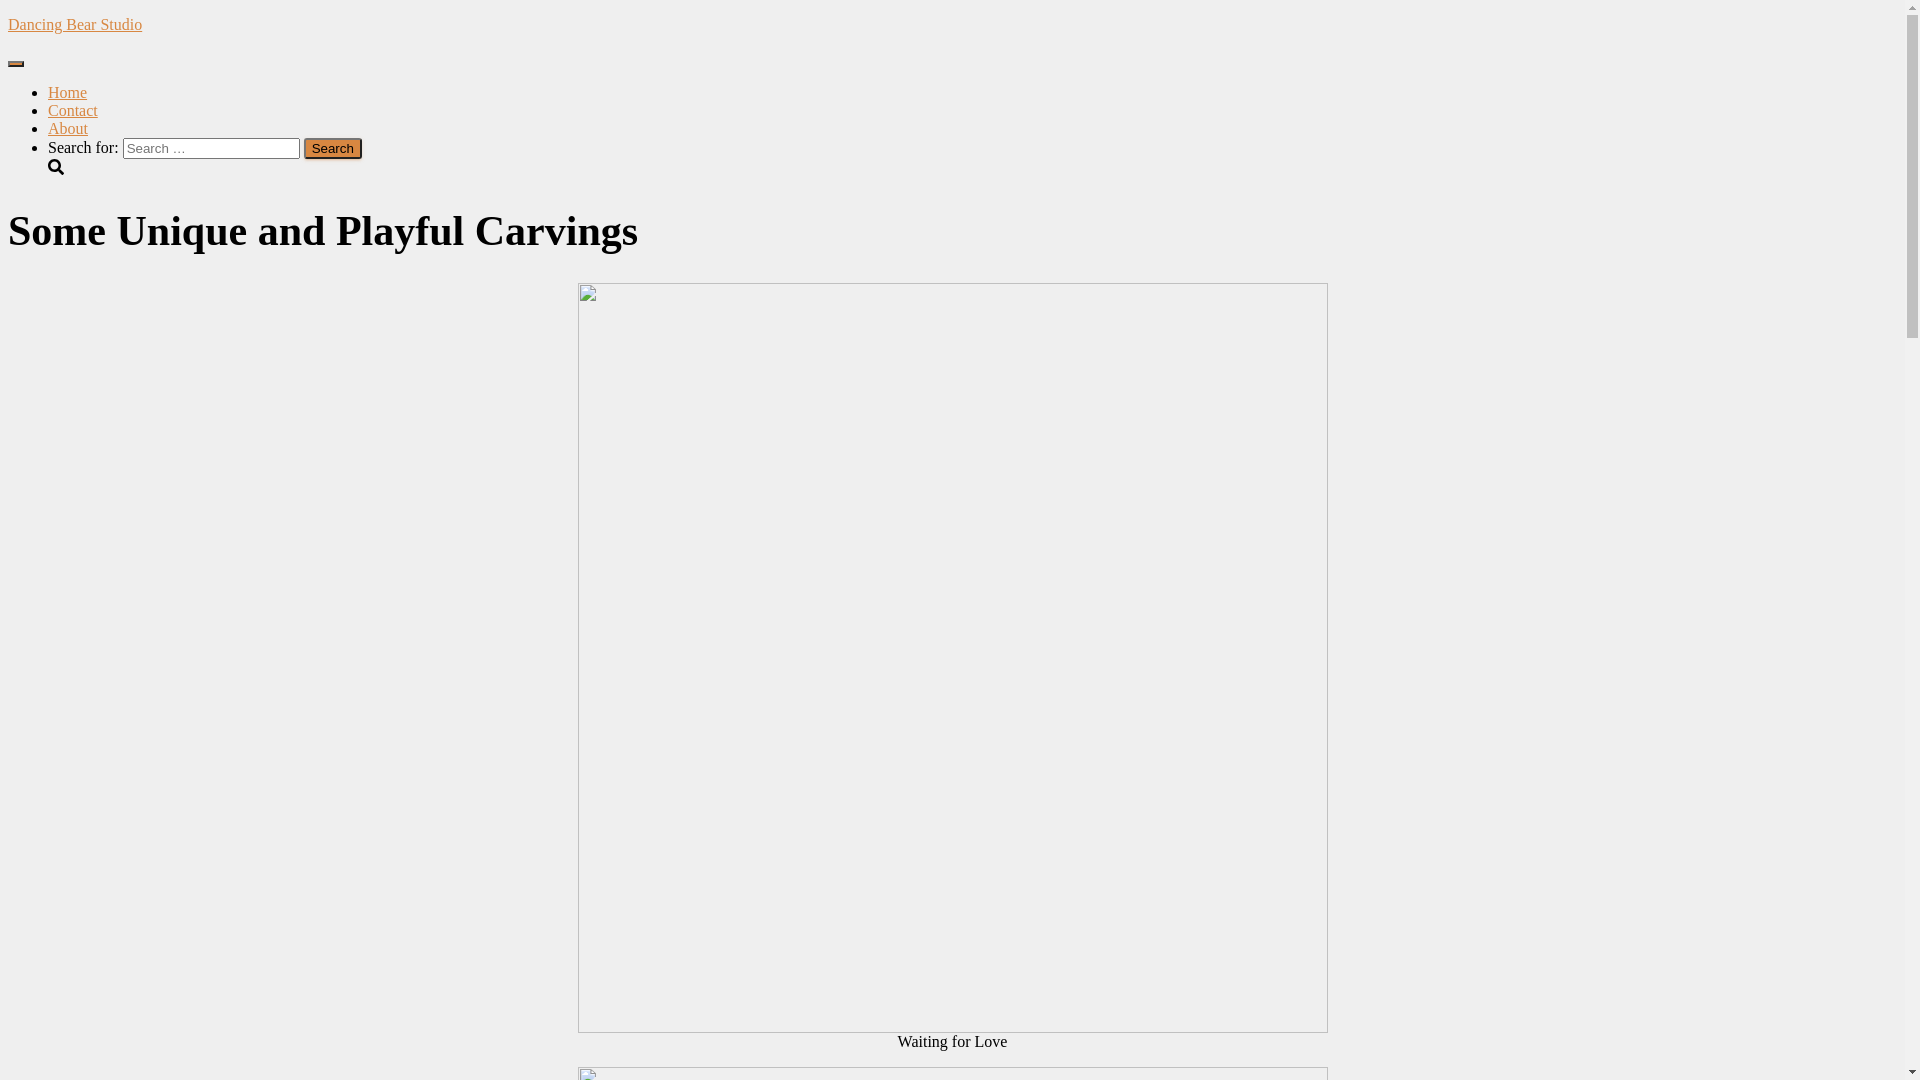  I want to click on 'Contact', so click(72, 110).